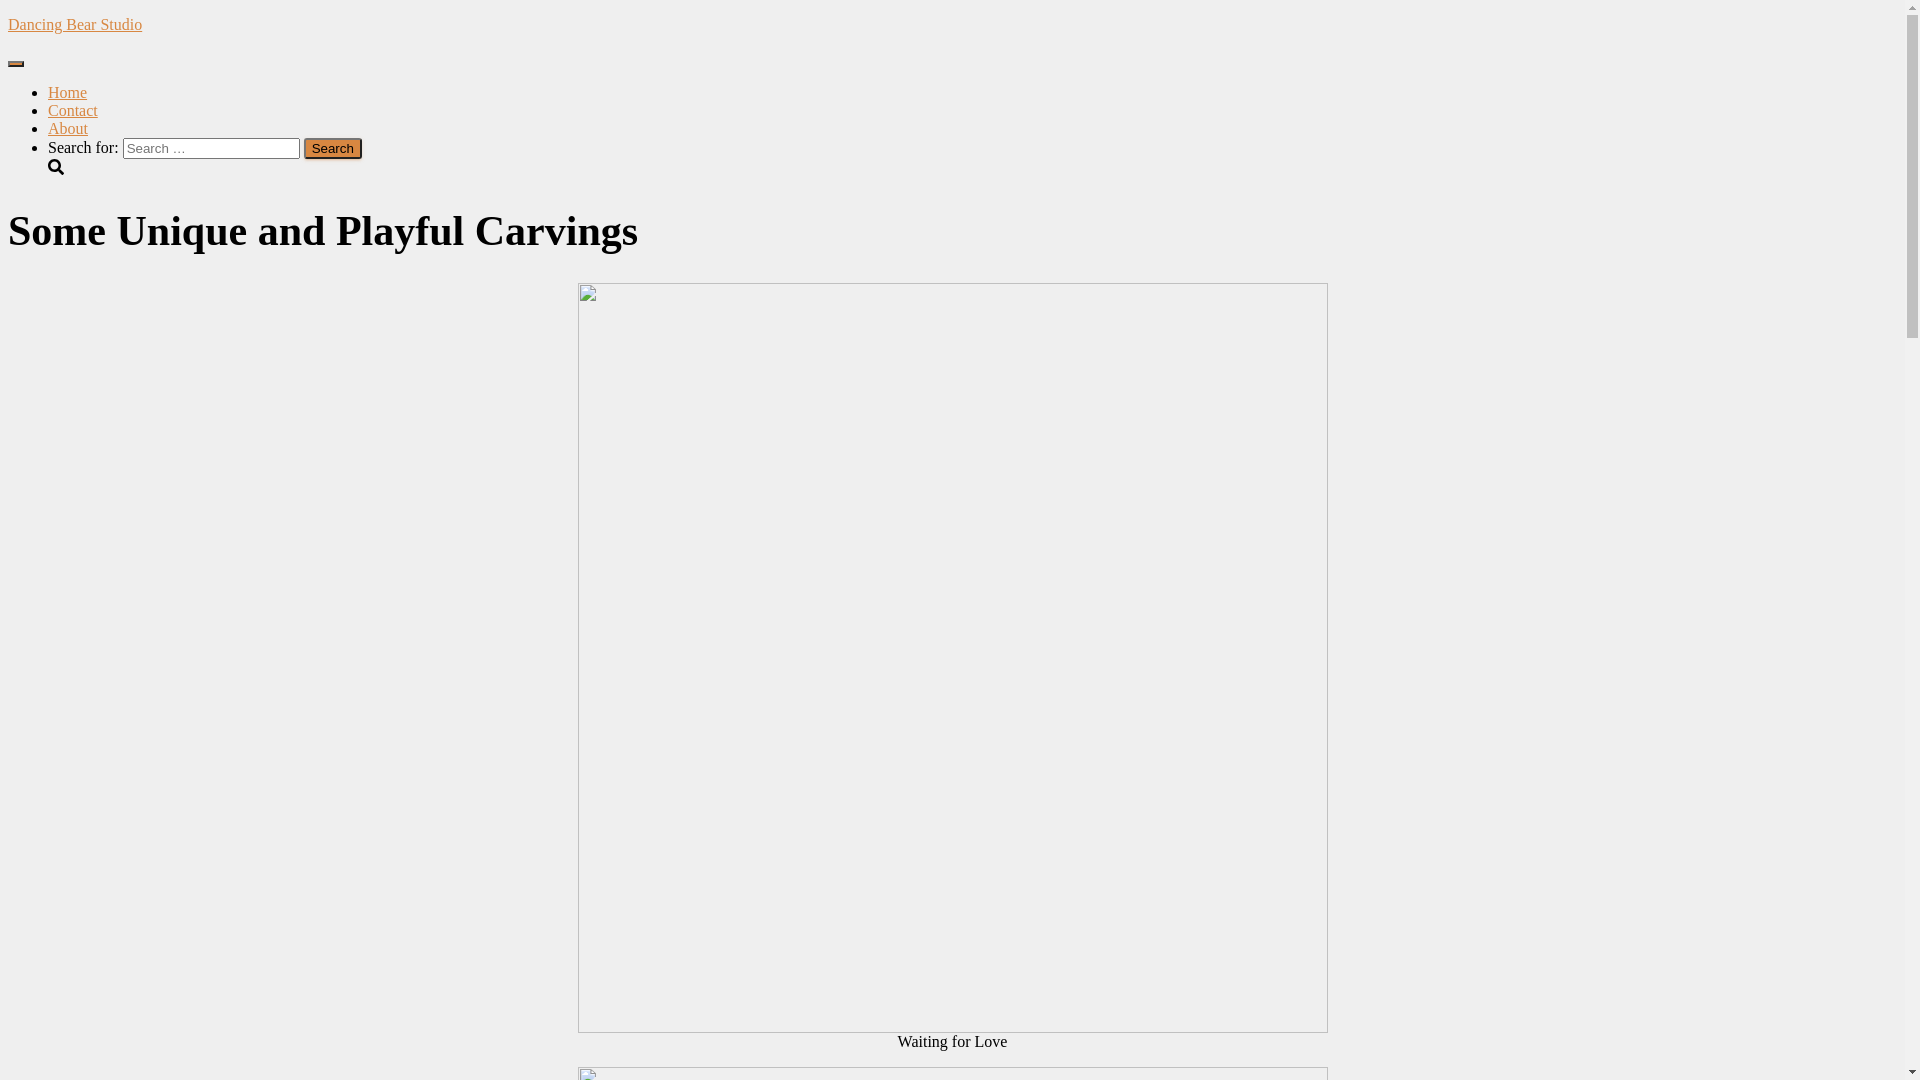  I want to click on 'Contact', so click(72, 110).